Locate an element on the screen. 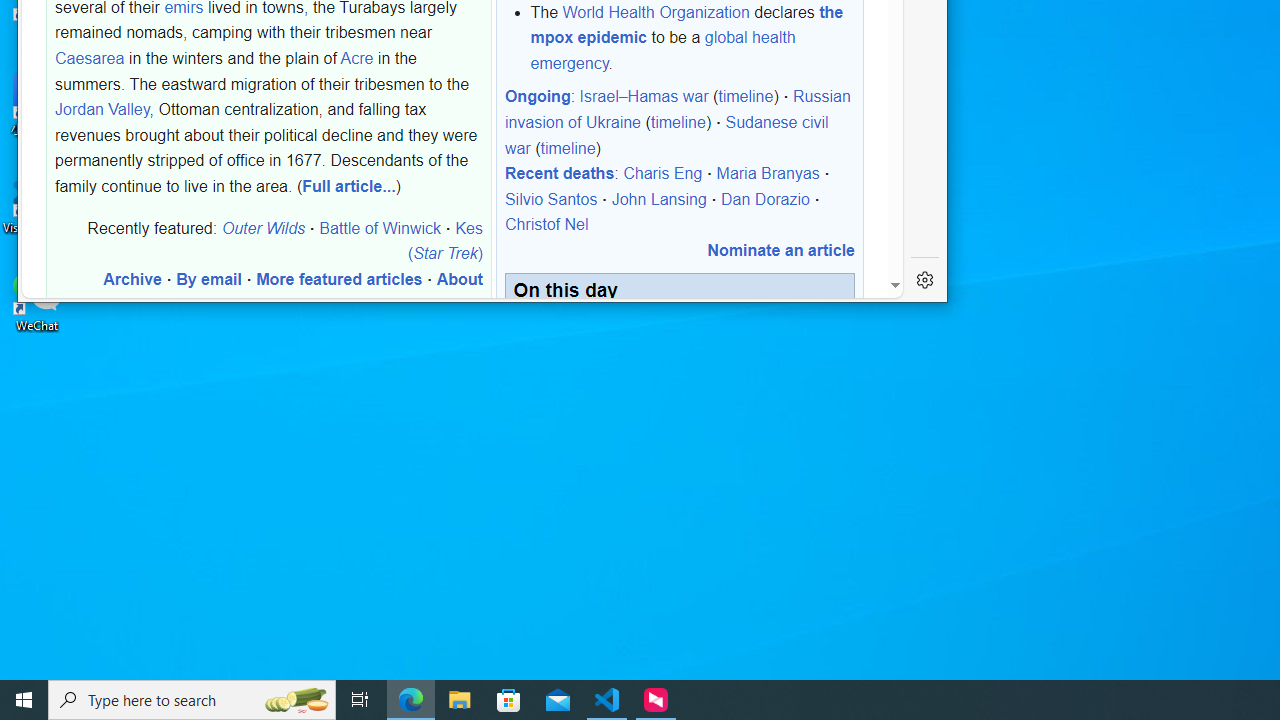 The width and height of the screenshot is (1280, 720). 'Type here to search' is located at coordinates (192, 698).